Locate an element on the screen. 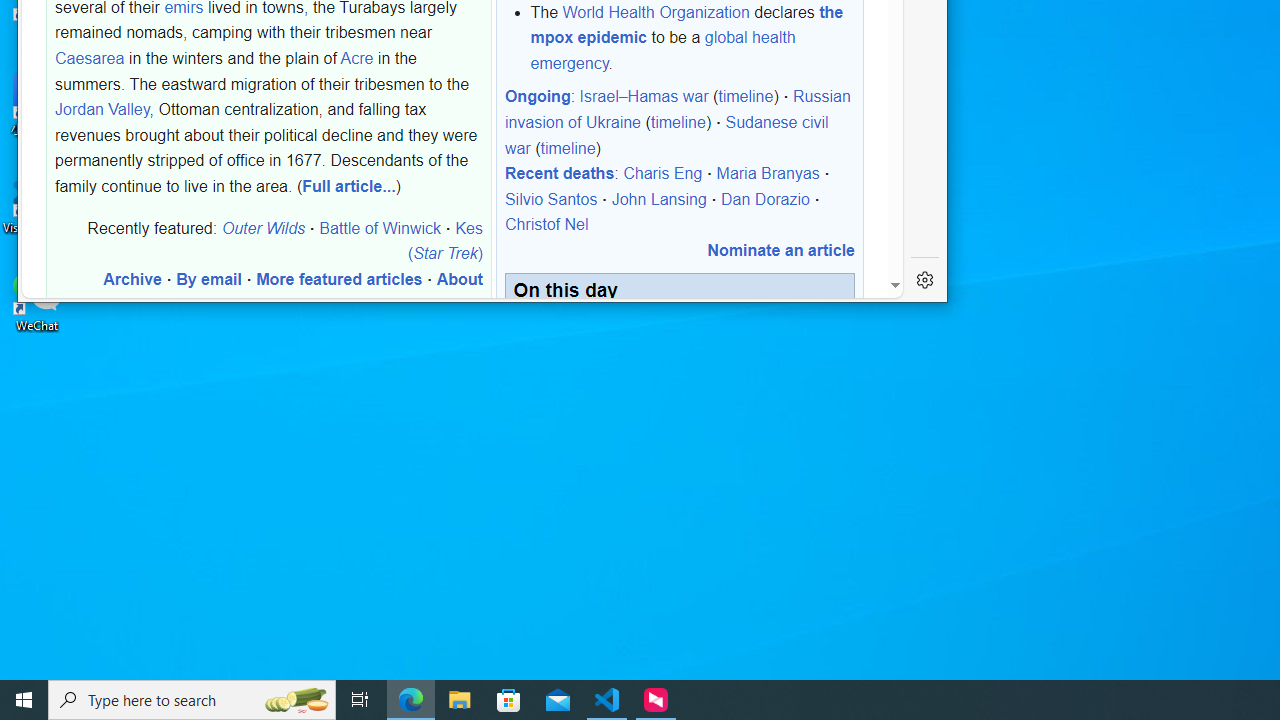 The width and height of the screenshot is (1280, 720). 'Type here to search' is located at coordinates (192, 698).